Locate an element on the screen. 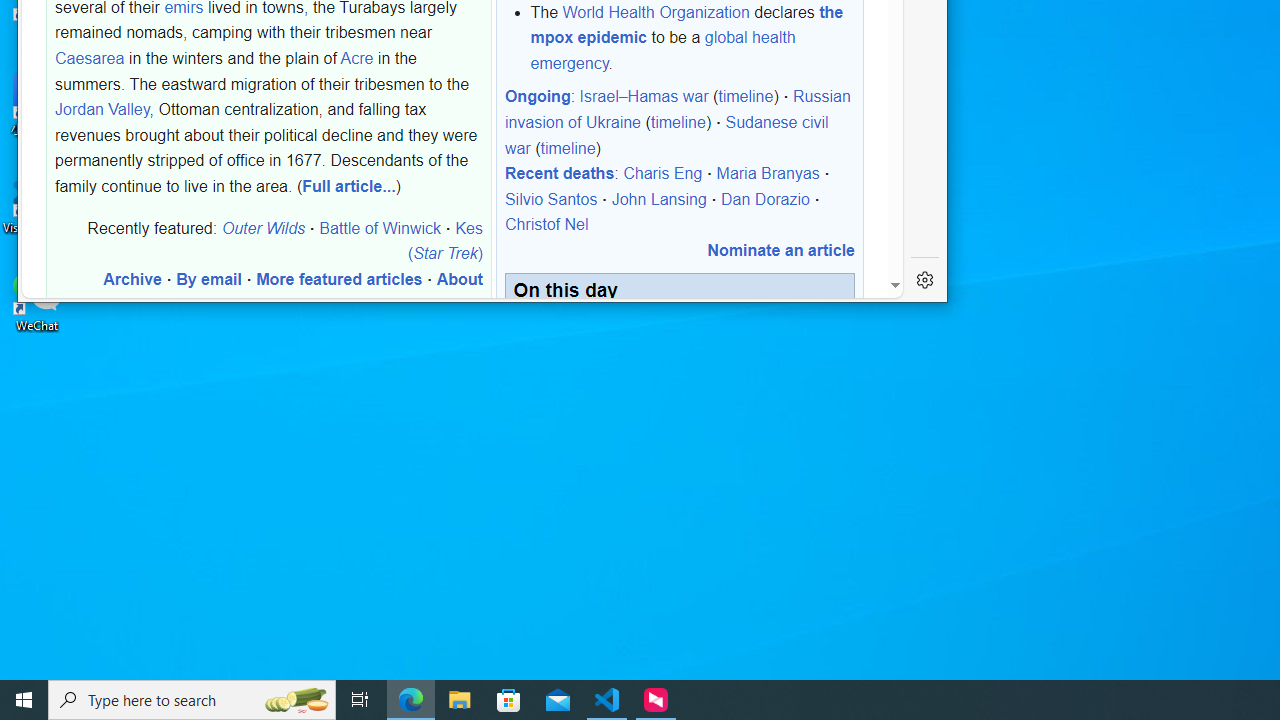 The width and height of the screenshot is (1280, 720). 'Type here to search' is located at coordinates (192, 698).